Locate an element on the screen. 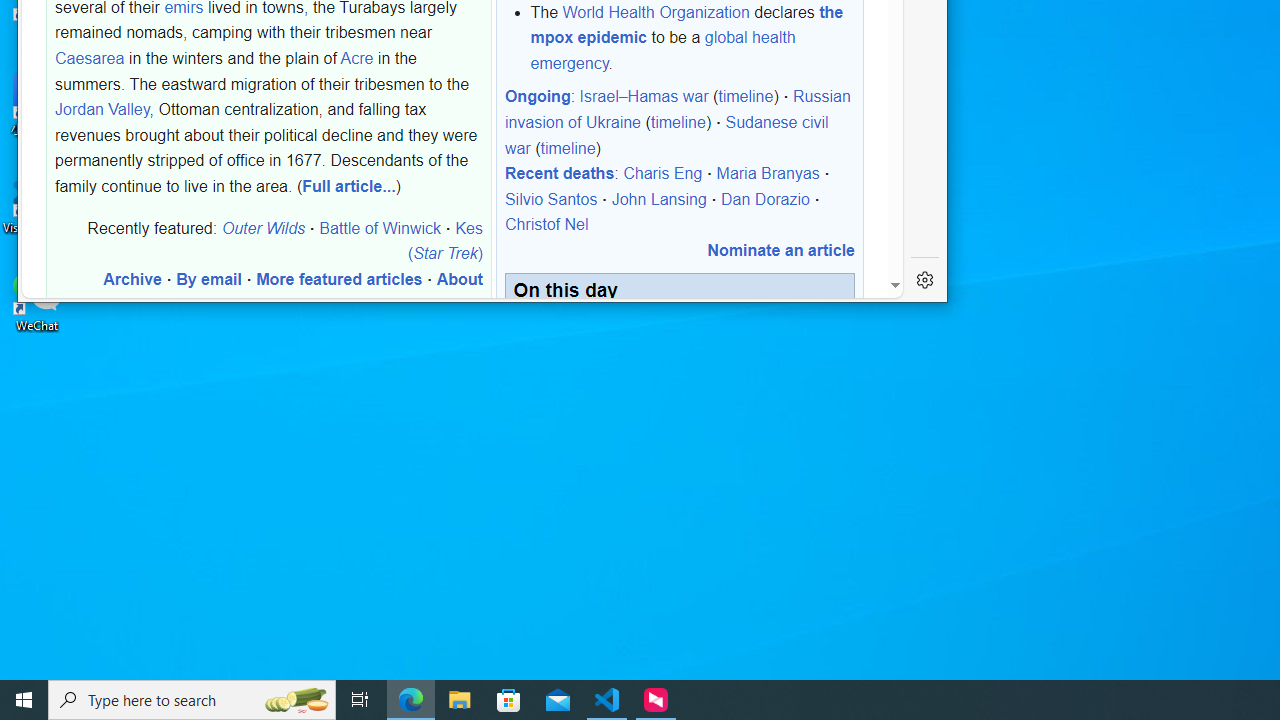 The width and height of the screenshot is (1280, 720). 'Type here to search' is located at coordinates (192, 698).